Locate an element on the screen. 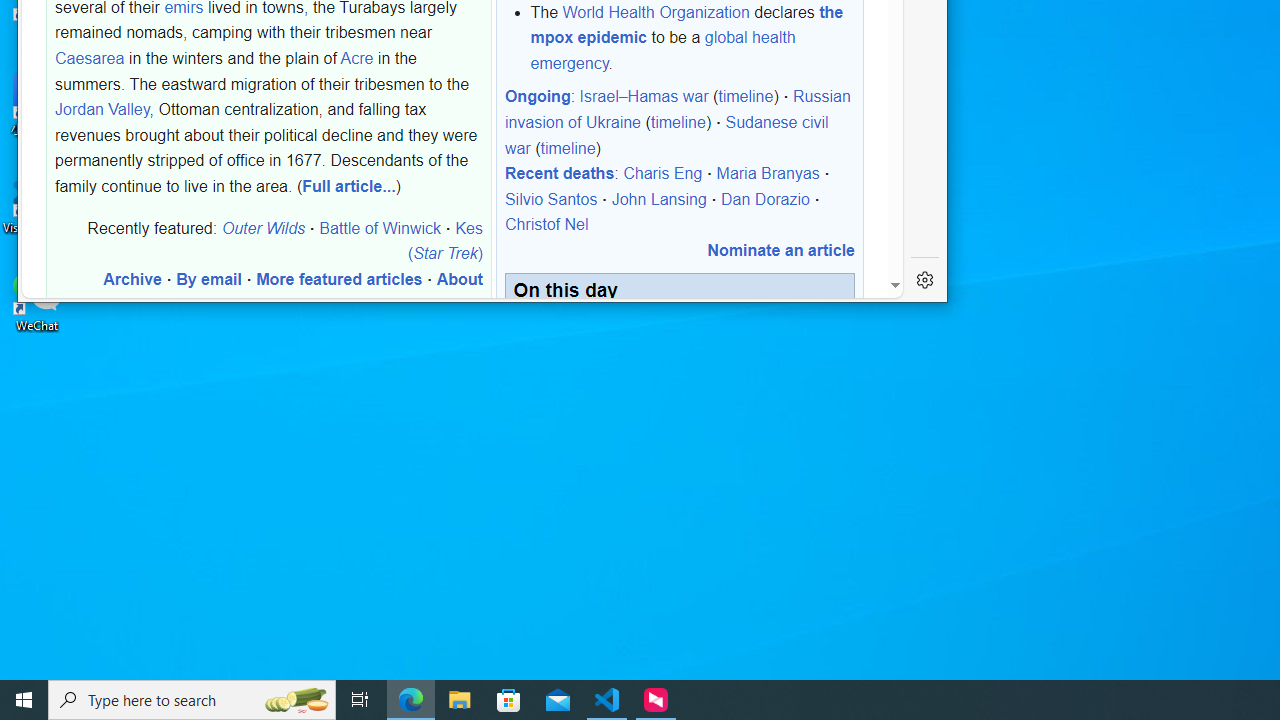 The width and height of the screenshot is (1280, 720). 'Type here to search' is located at coordinates (192, 698).